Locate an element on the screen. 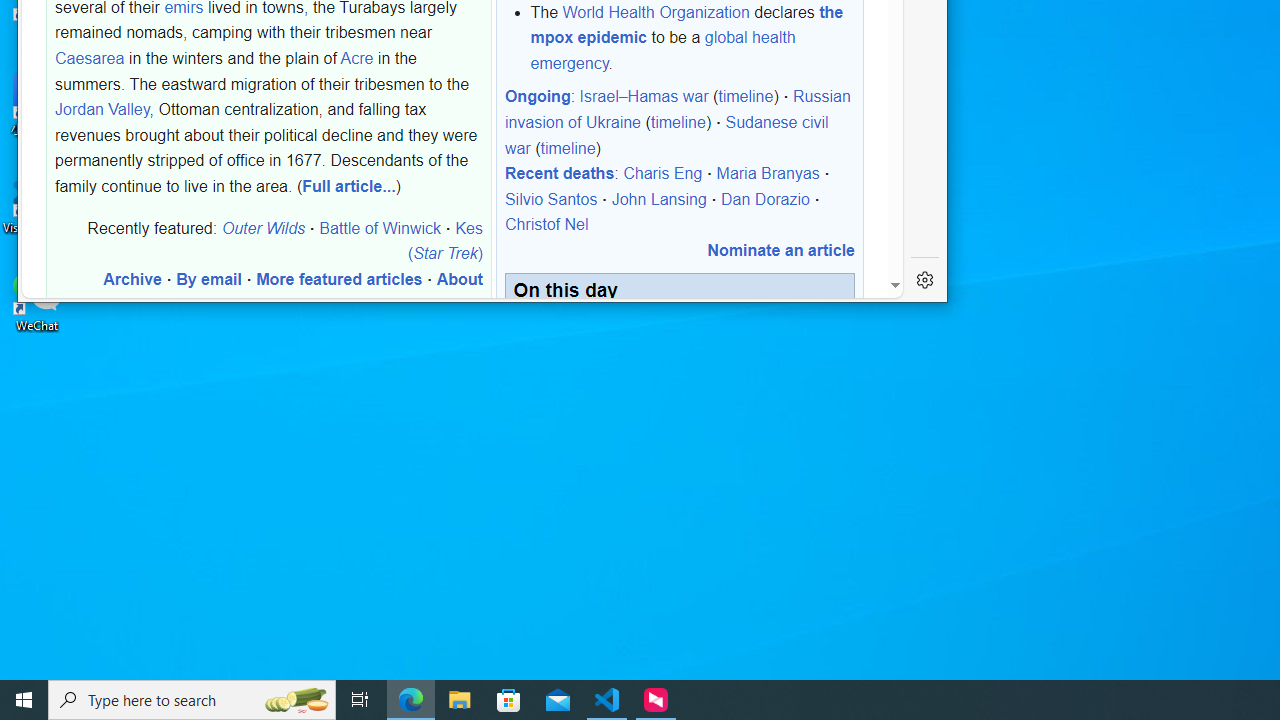 The width and height of the screenshot is (1280, 720). 'Type here to search' is located at coordinates (192, 698).